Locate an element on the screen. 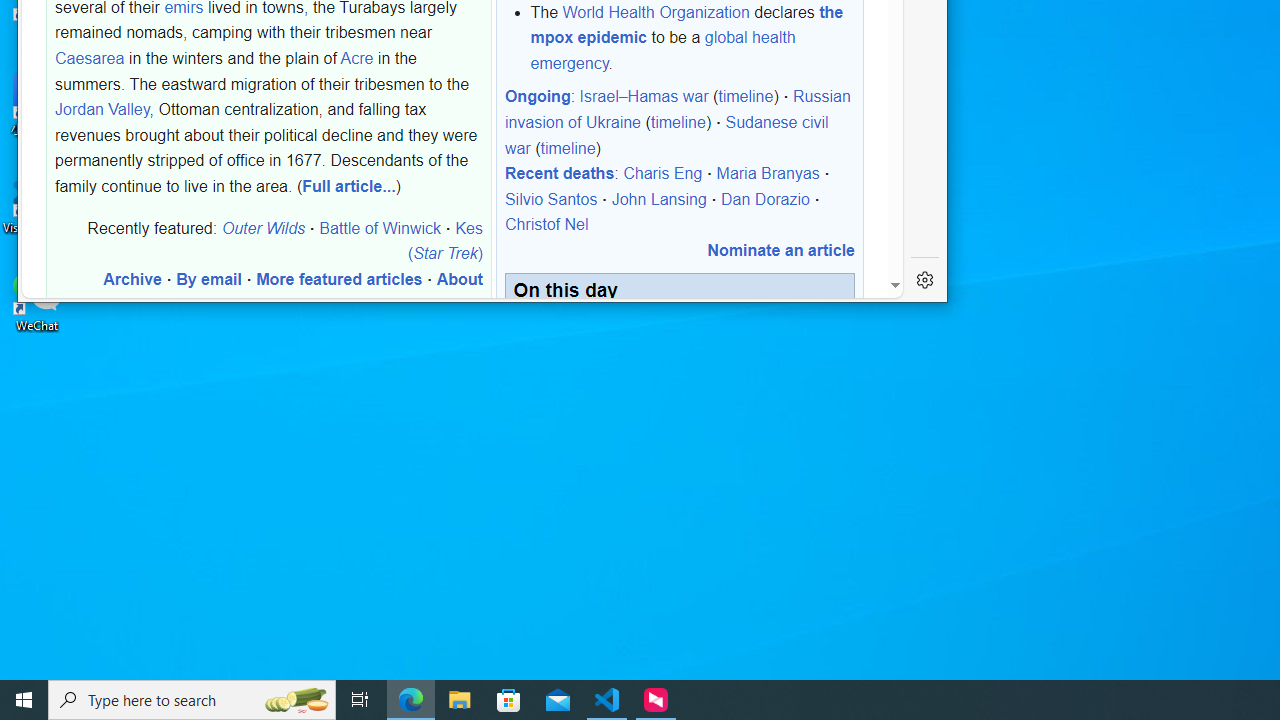 The width and height of the screenshot is (1280, 720). 'Type here to search' is located at coordinates (192, 698).